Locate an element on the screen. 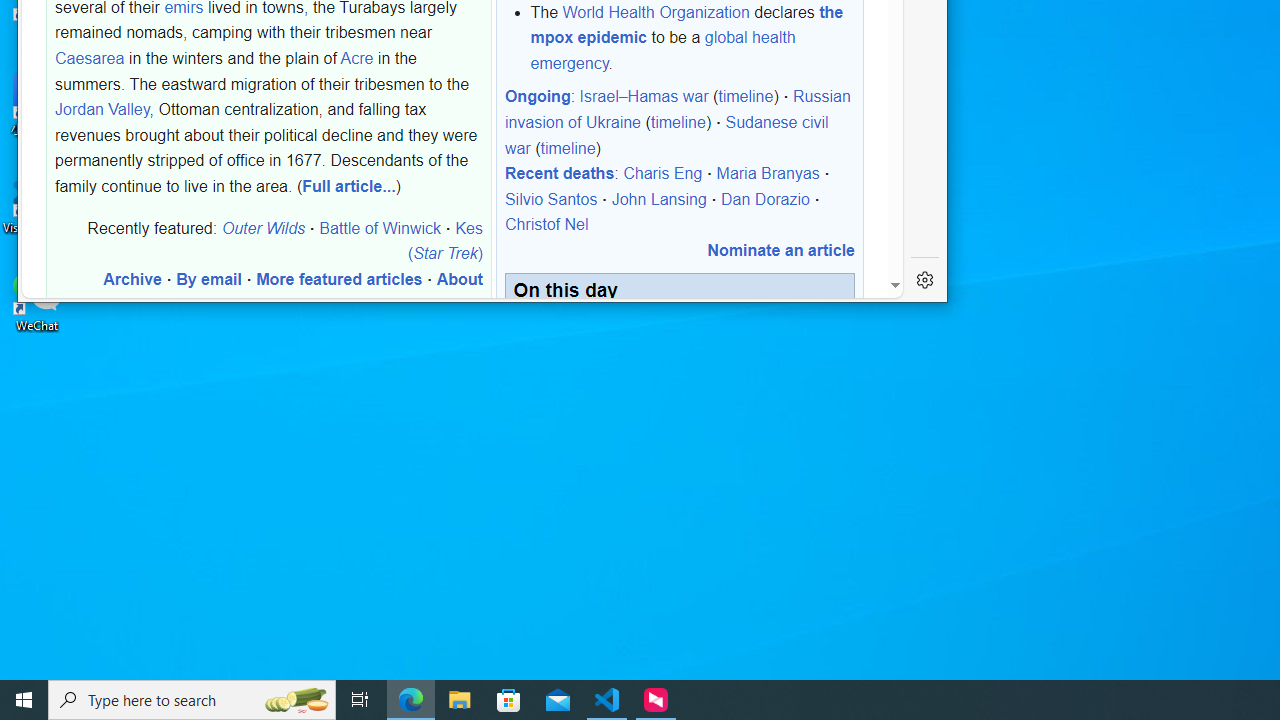 The width and height of the screenshot is (1280, 720). 'Type here to search' is located at coordinates (192, 698).